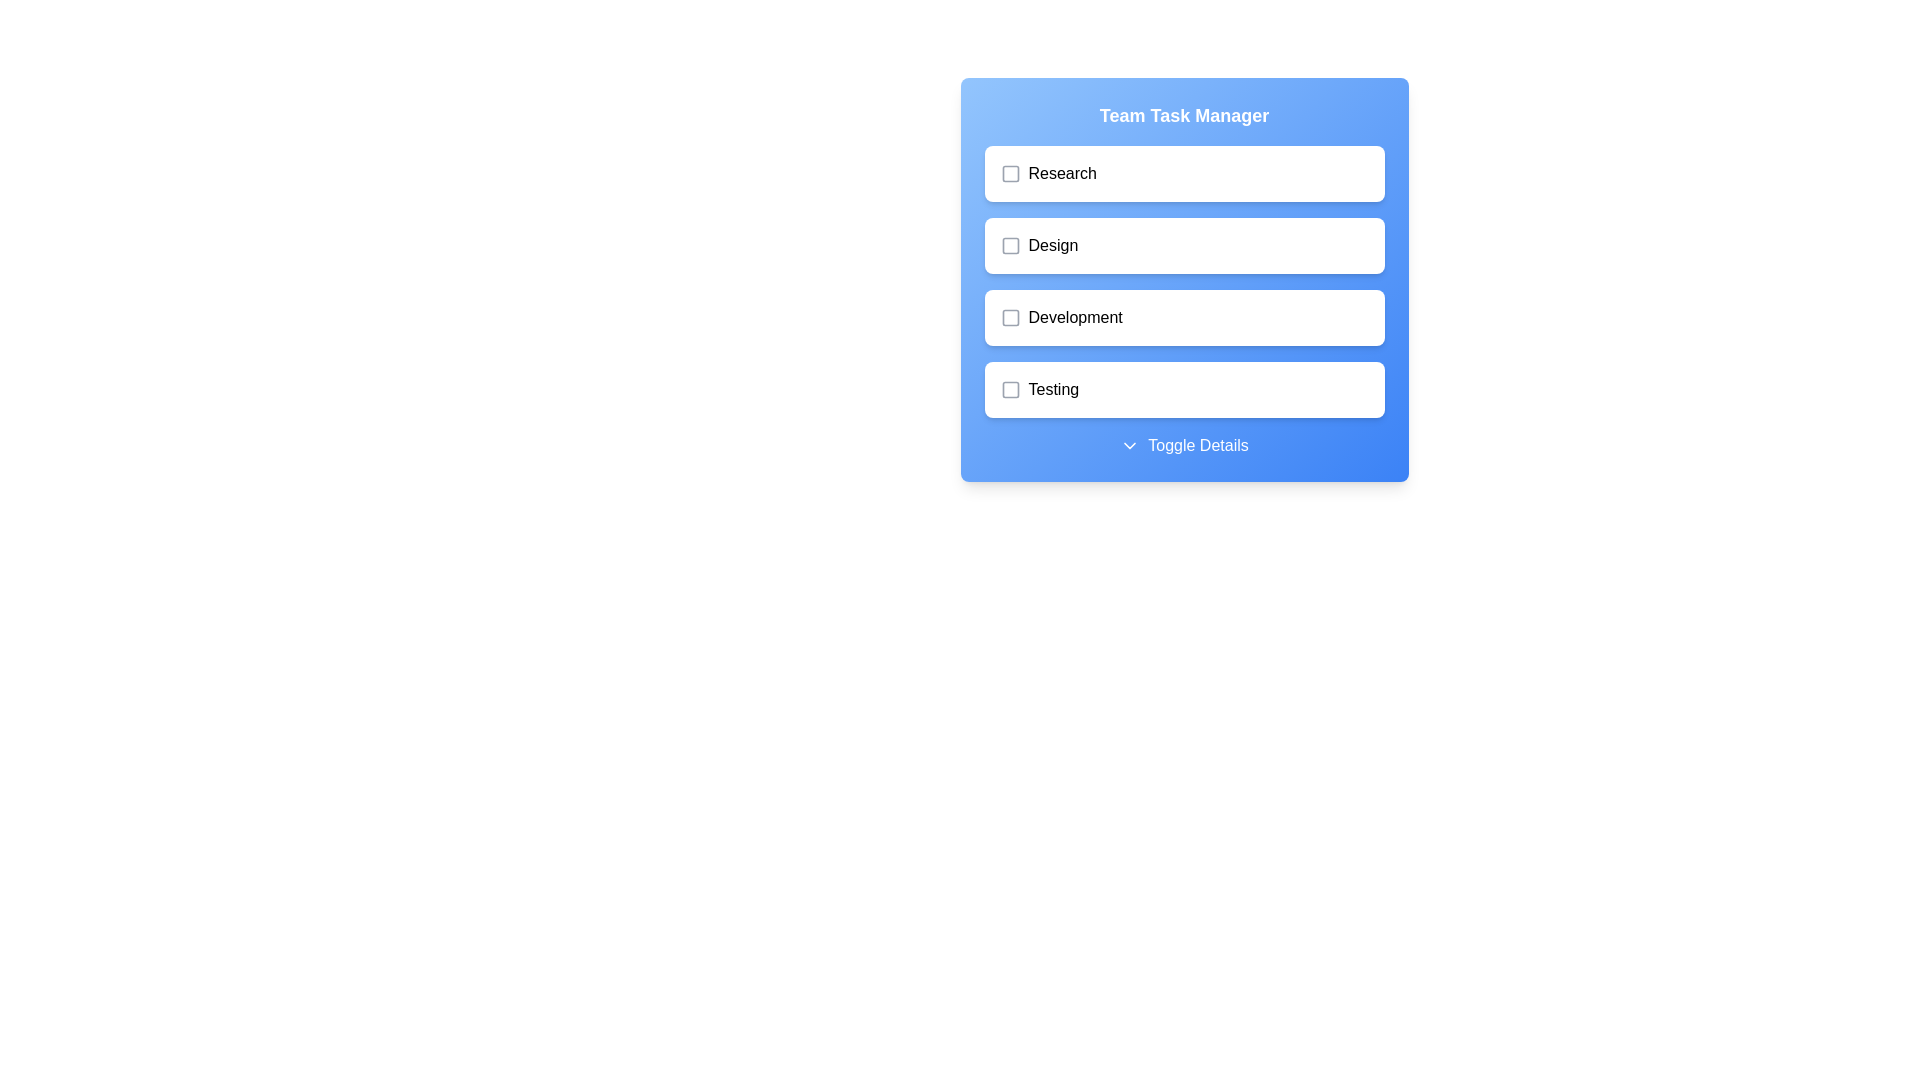  What do you see at coordinates (1184, 445) in the screenshot?
I see `the 'Toggle Details' button to expand or collapse the task details` at bounding box center [1184, 445].